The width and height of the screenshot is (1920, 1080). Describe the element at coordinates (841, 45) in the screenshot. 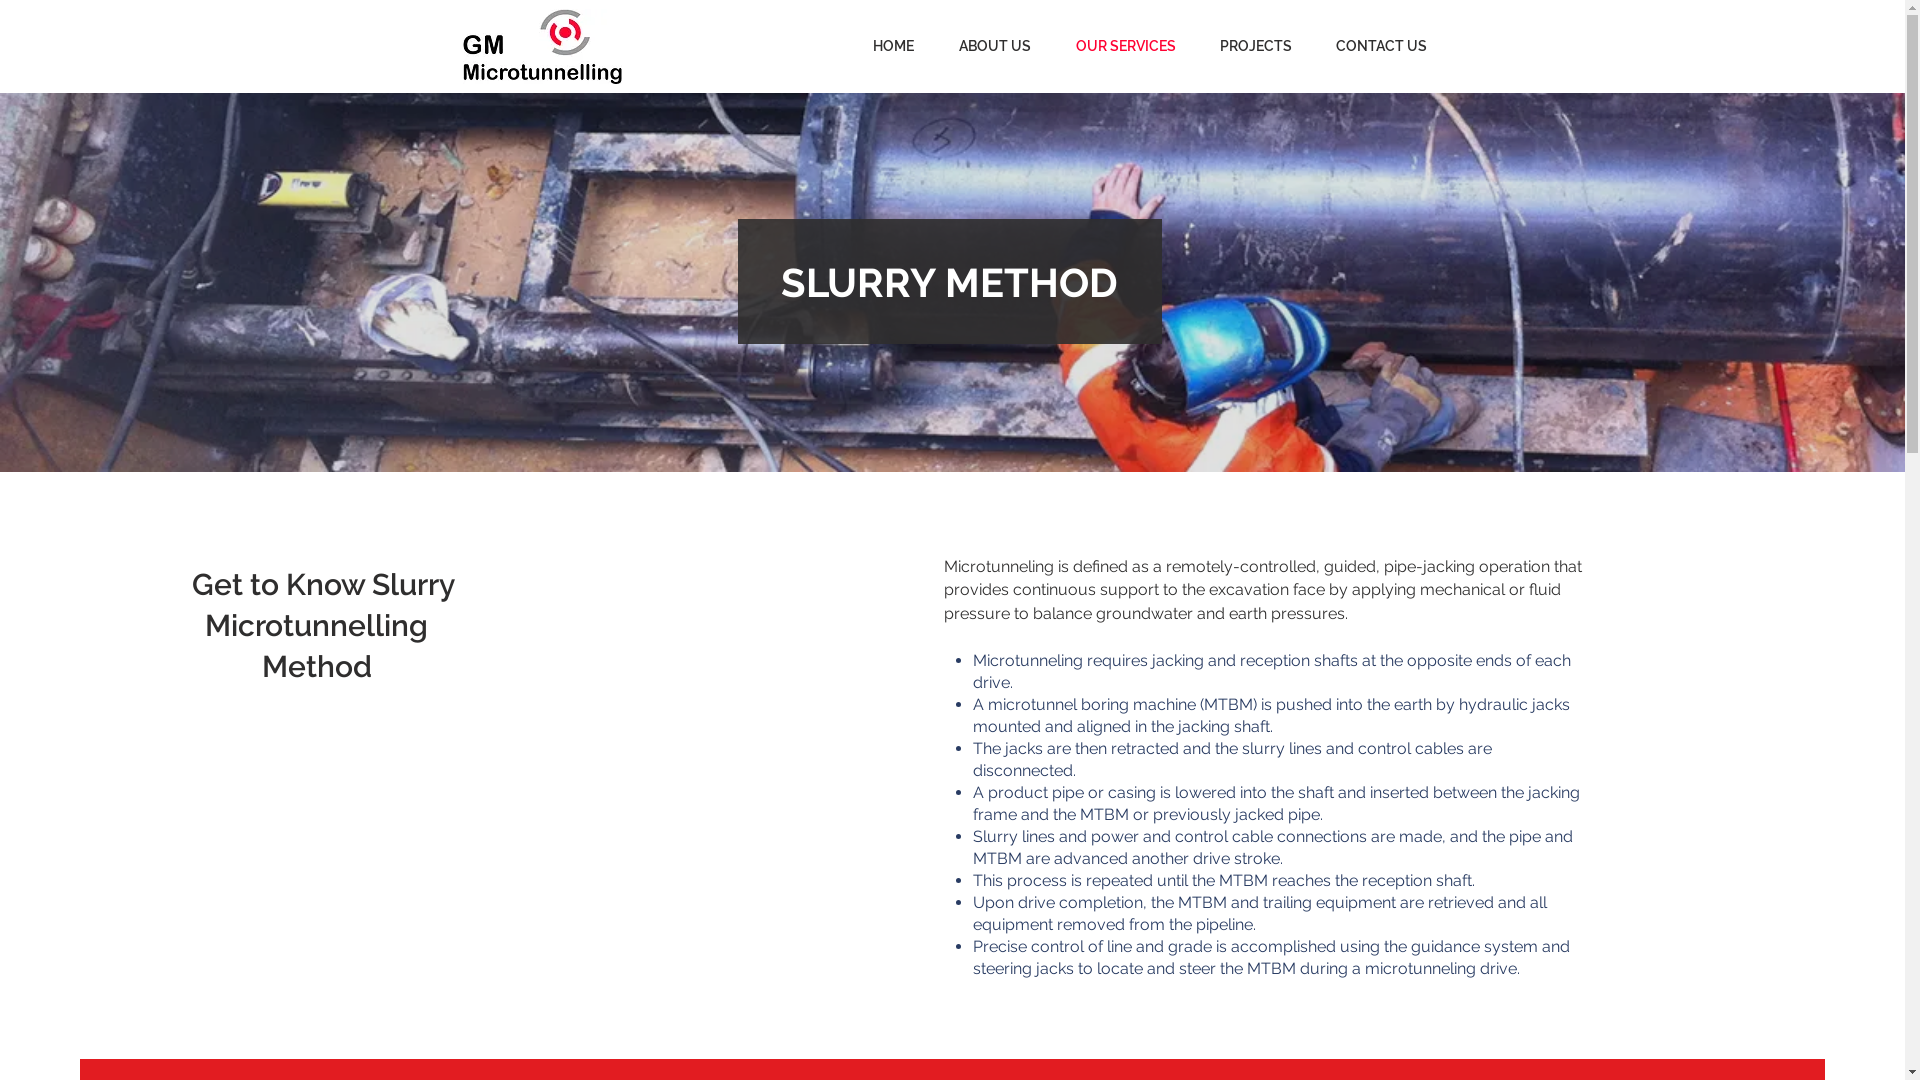

I see `'HOME'` at that location.